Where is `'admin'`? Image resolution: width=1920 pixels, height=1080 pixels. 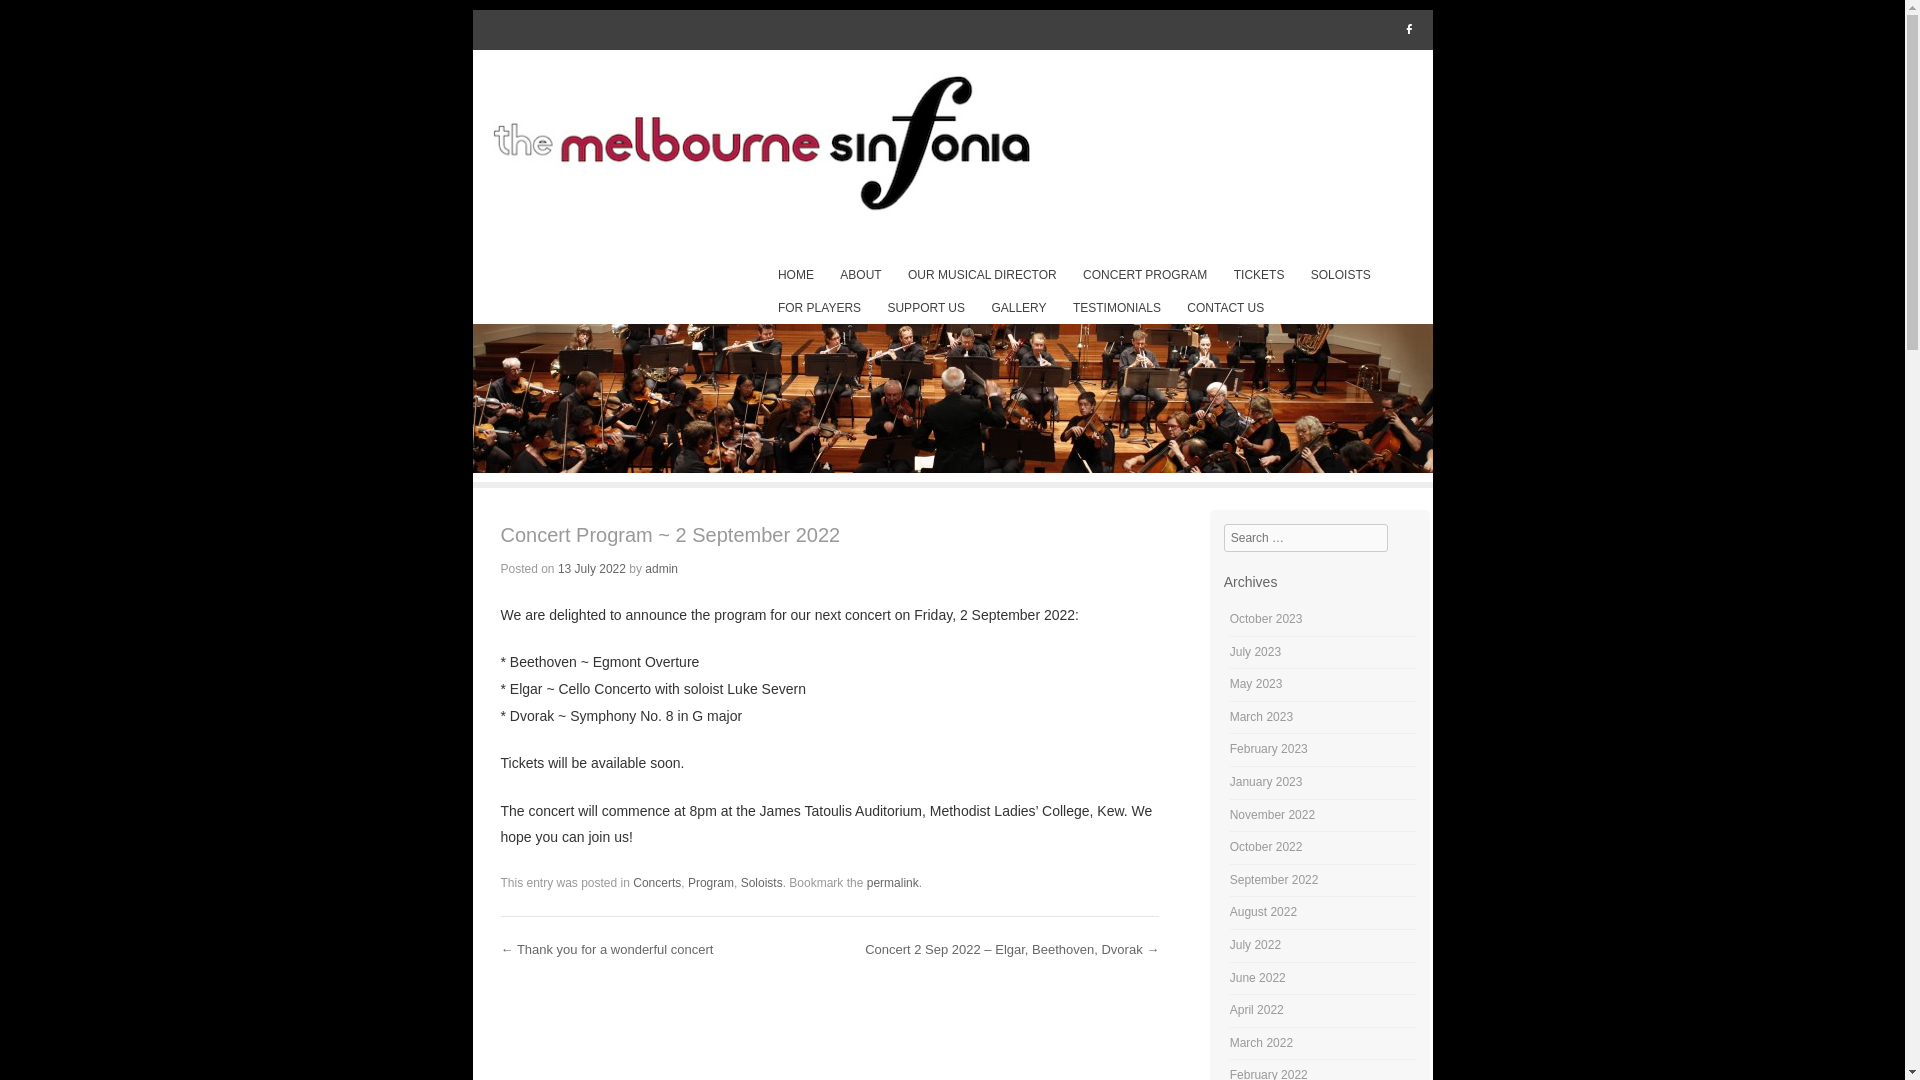 'admin' is located at coordinates (661, 569).